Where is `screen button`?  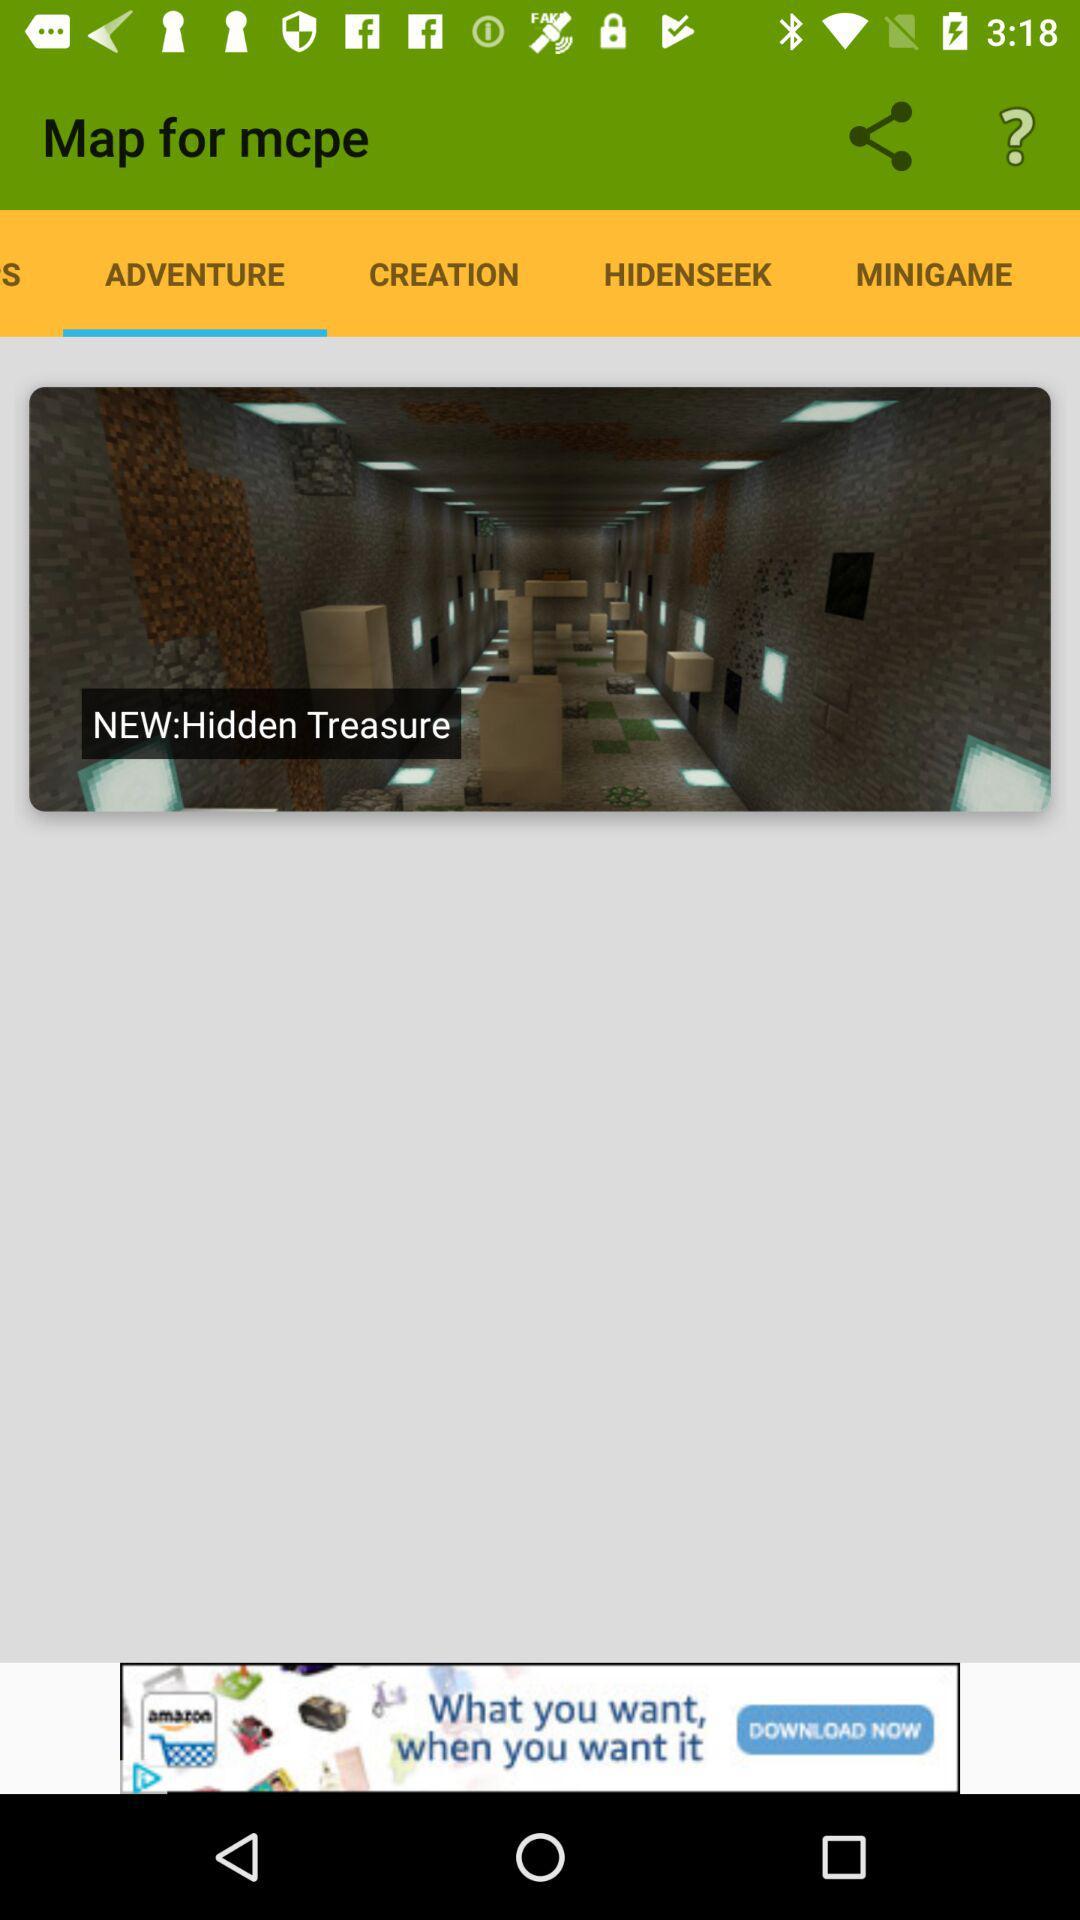
screen button is located at coordinates (540, 598).